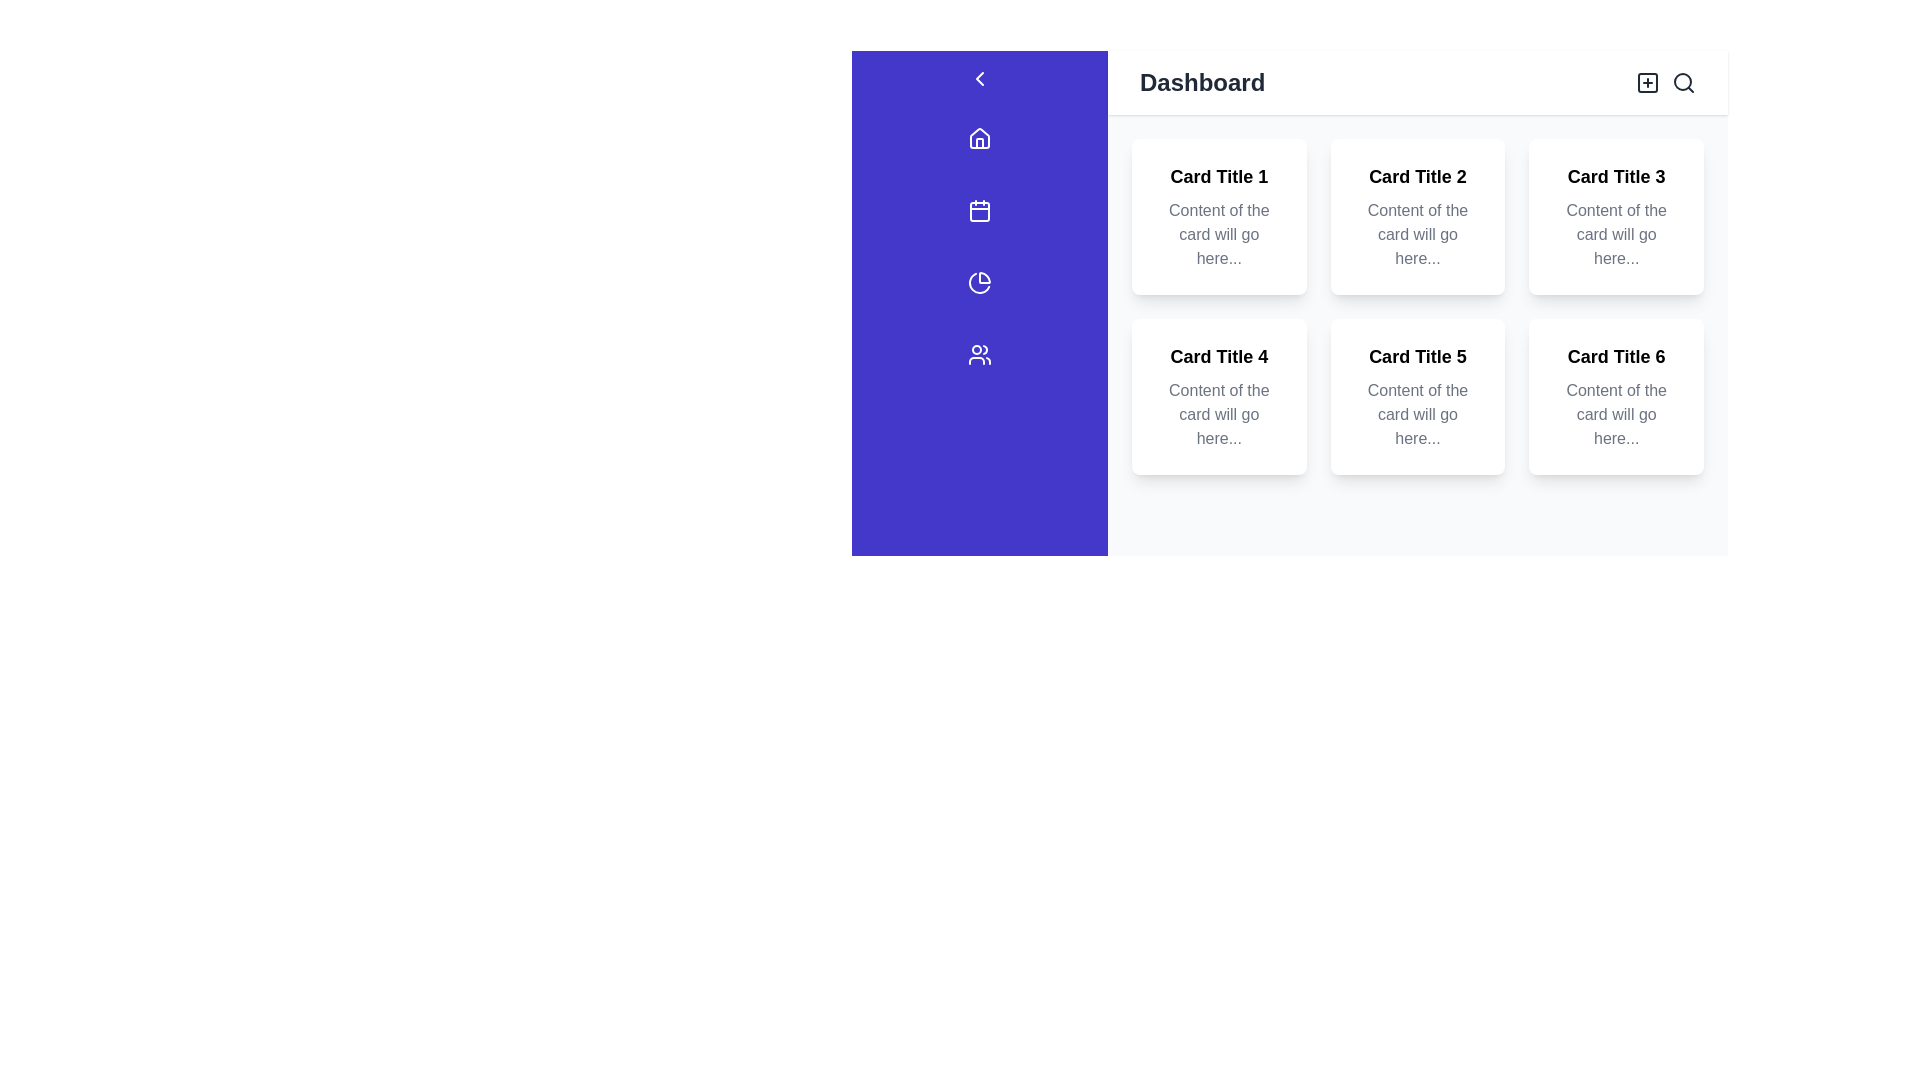 Image resolution: width=1920 pixels, height=1080 pixels. Describe the element at coordinates (979, 215) in the screenshot. I see `the navigation button located on the left navigation bar, which is the second item below the house icon` at that location.